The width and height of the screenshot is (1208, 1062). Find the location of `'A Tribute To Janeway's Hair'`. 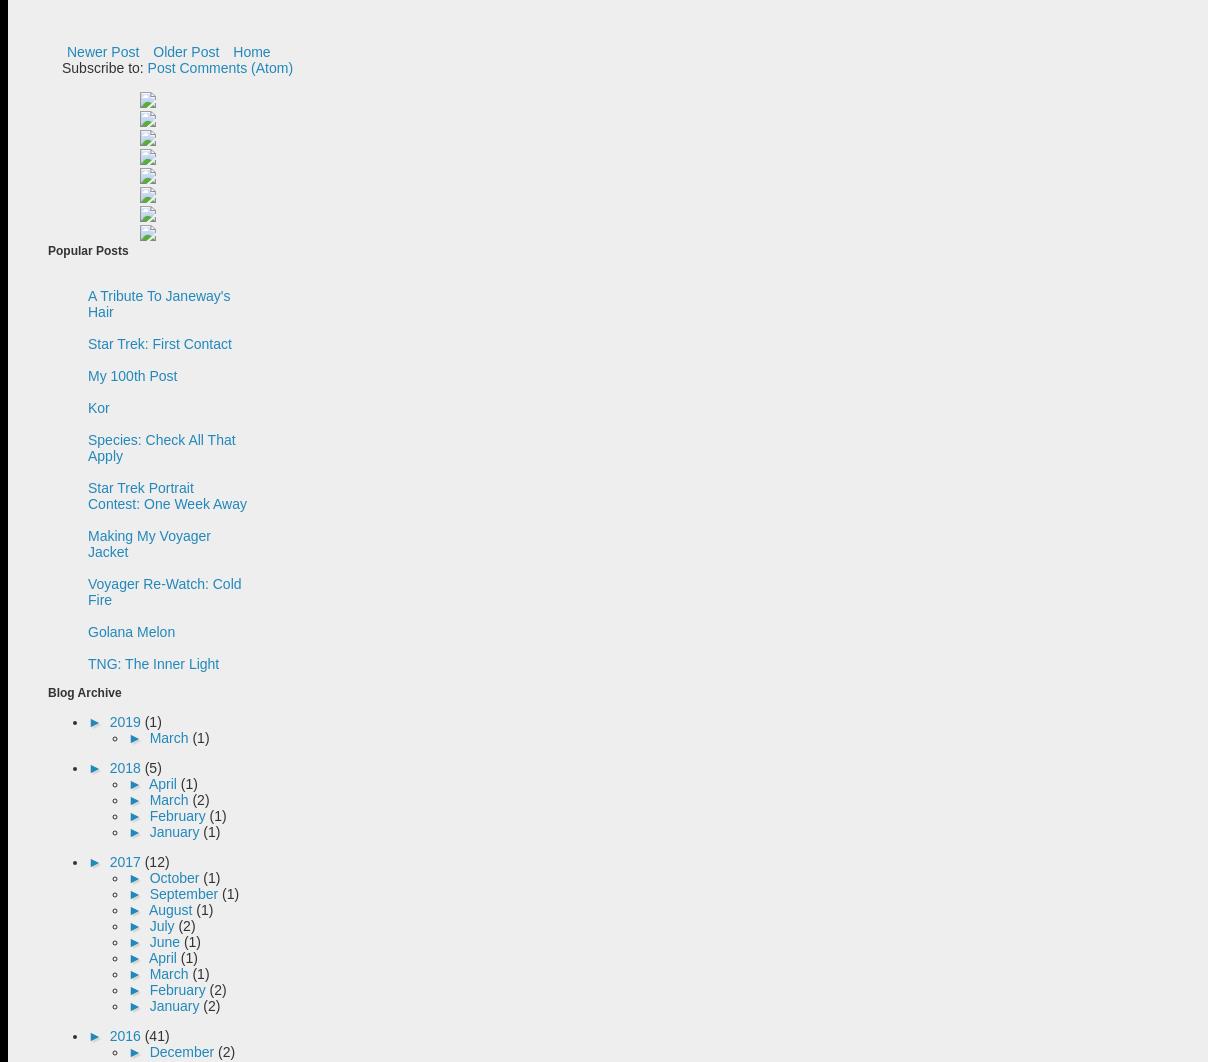

'A Tribute To Janeway's Hair' is located at coordinates (158, 303).